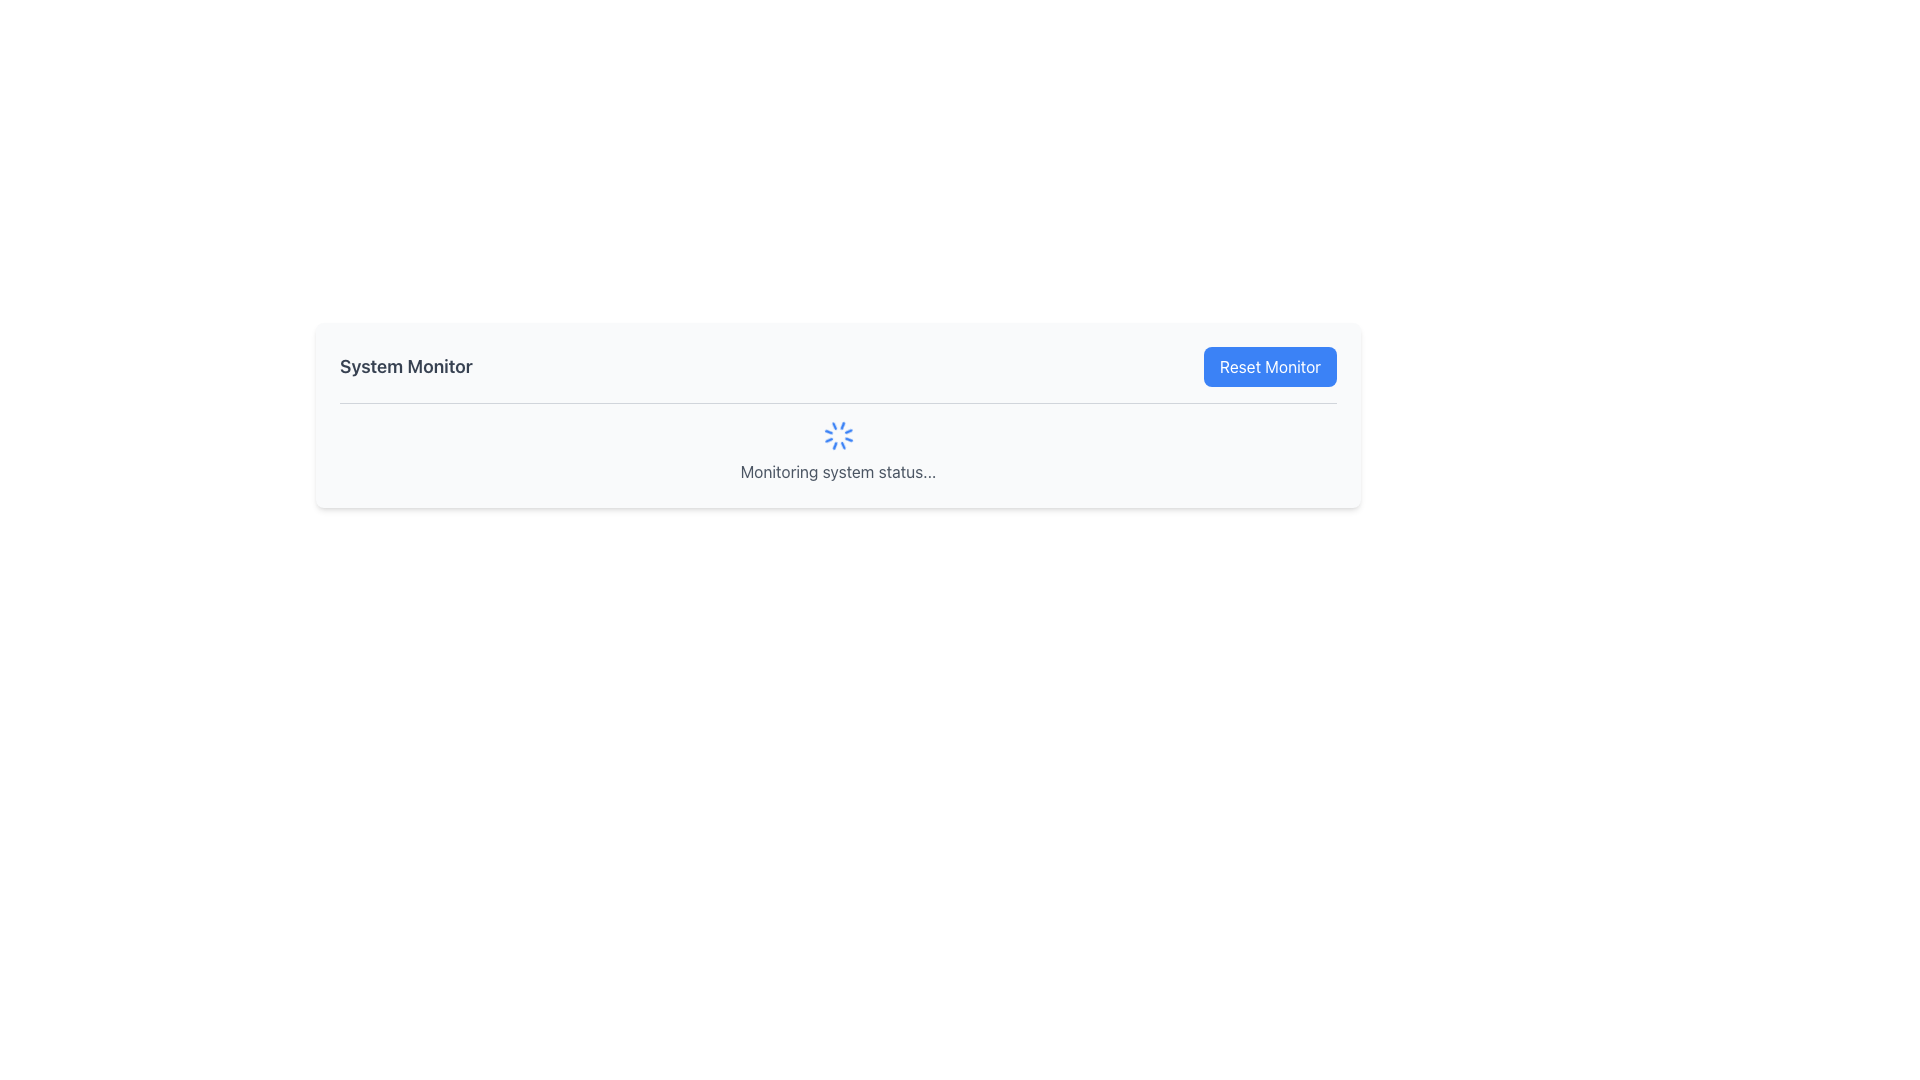  Describe the element at coordinates (405, 366) in the screenshot. I see `prominent 'System Monitor' text label, which is styled in dark gray and bold at the top-left of the panel` at that location.